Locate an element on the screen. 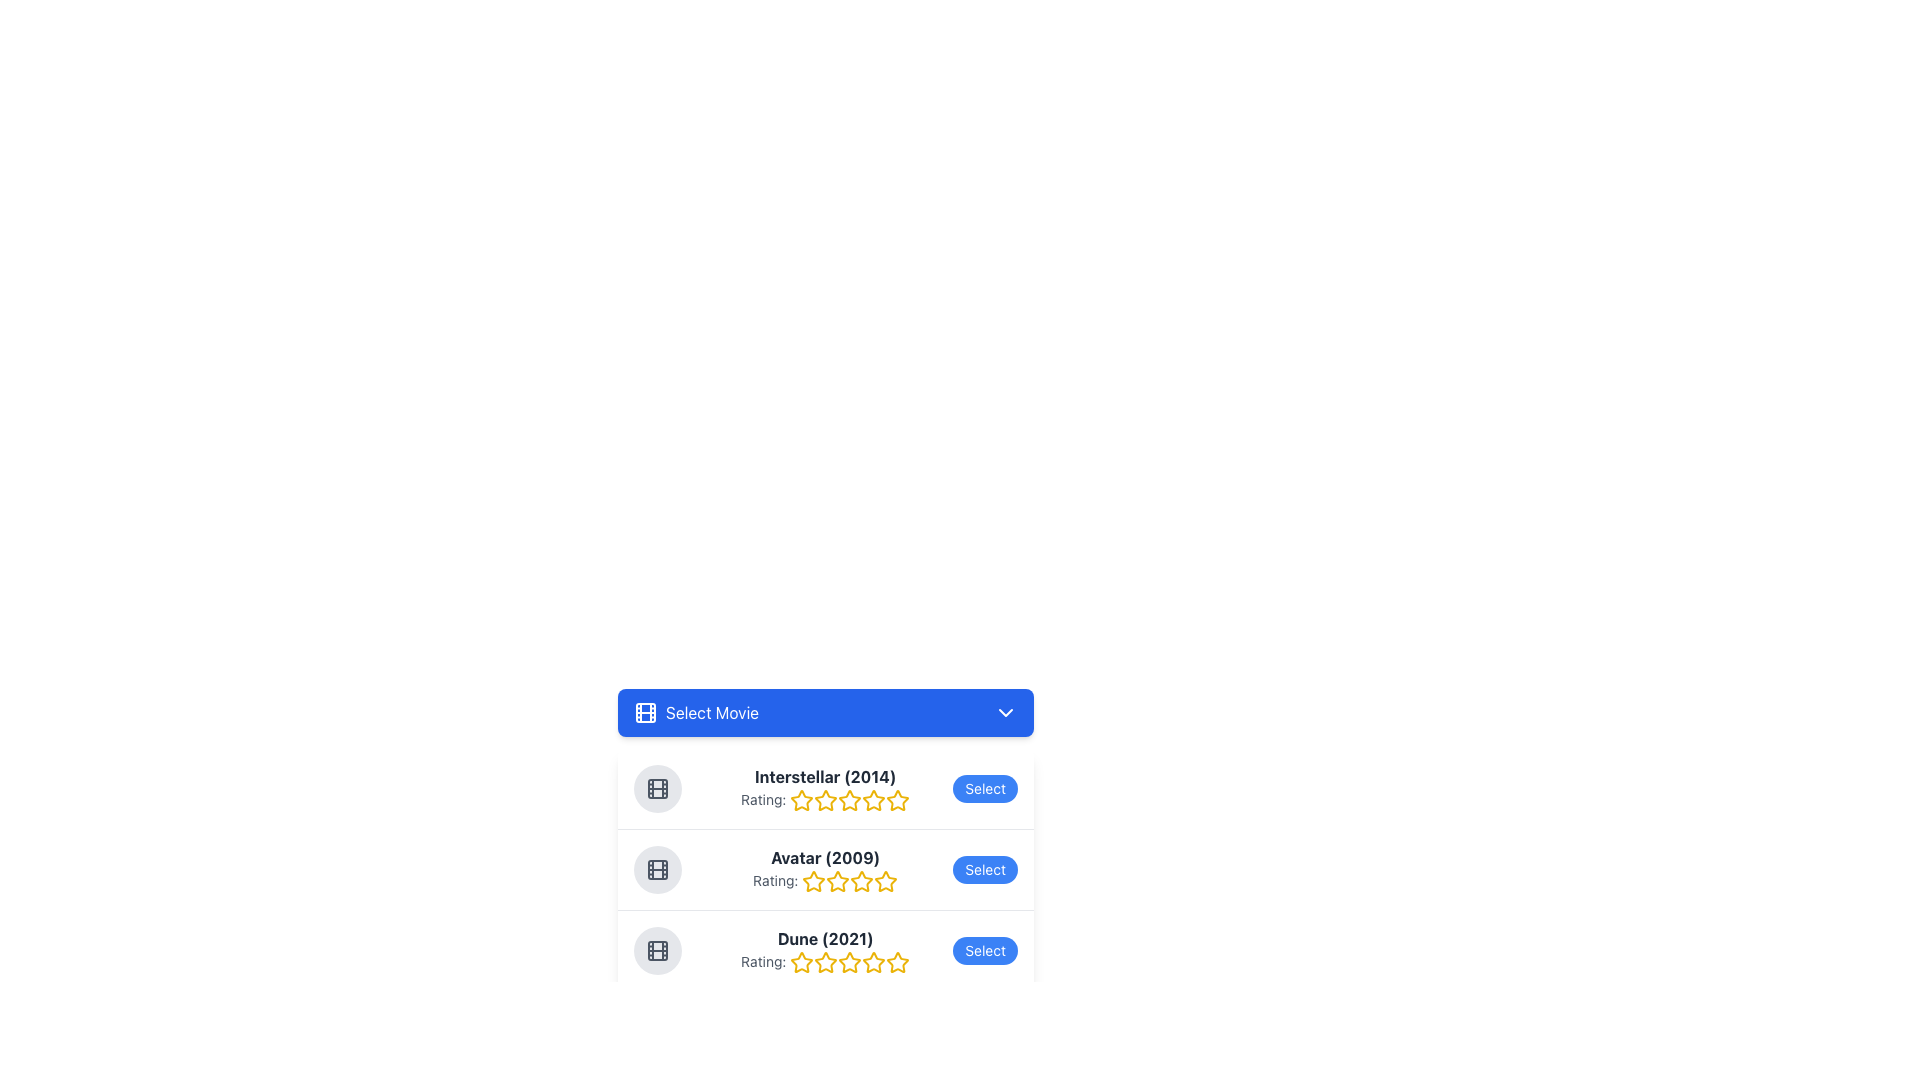 The height and width of the screenshot is (1080, 1920). the informational label with the visual rating control, which is the second item in the vertically organized list between 'Interstellar (2014)' and 'Dune (2021)', for selection is located at coordinates (825, 869).